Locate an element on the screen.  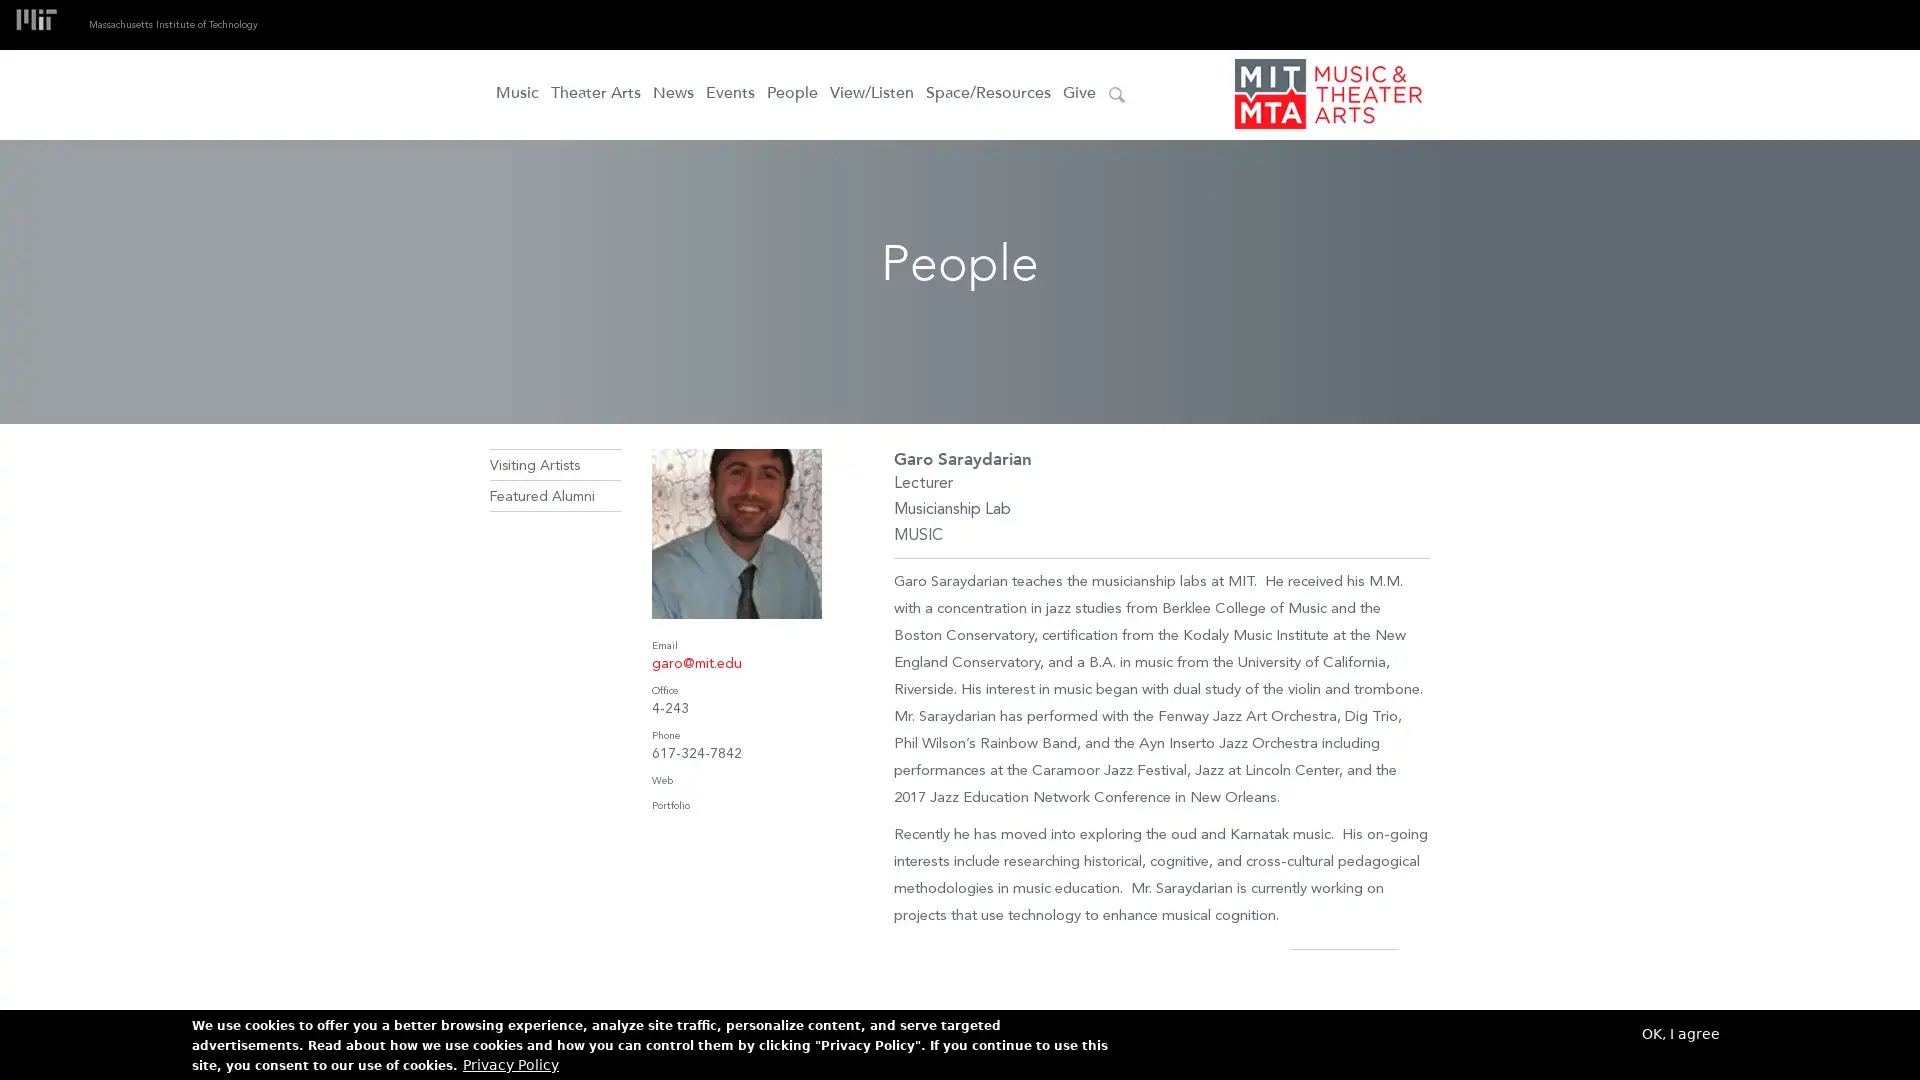
OK, I agree is located at coordinates (1680, 1033).